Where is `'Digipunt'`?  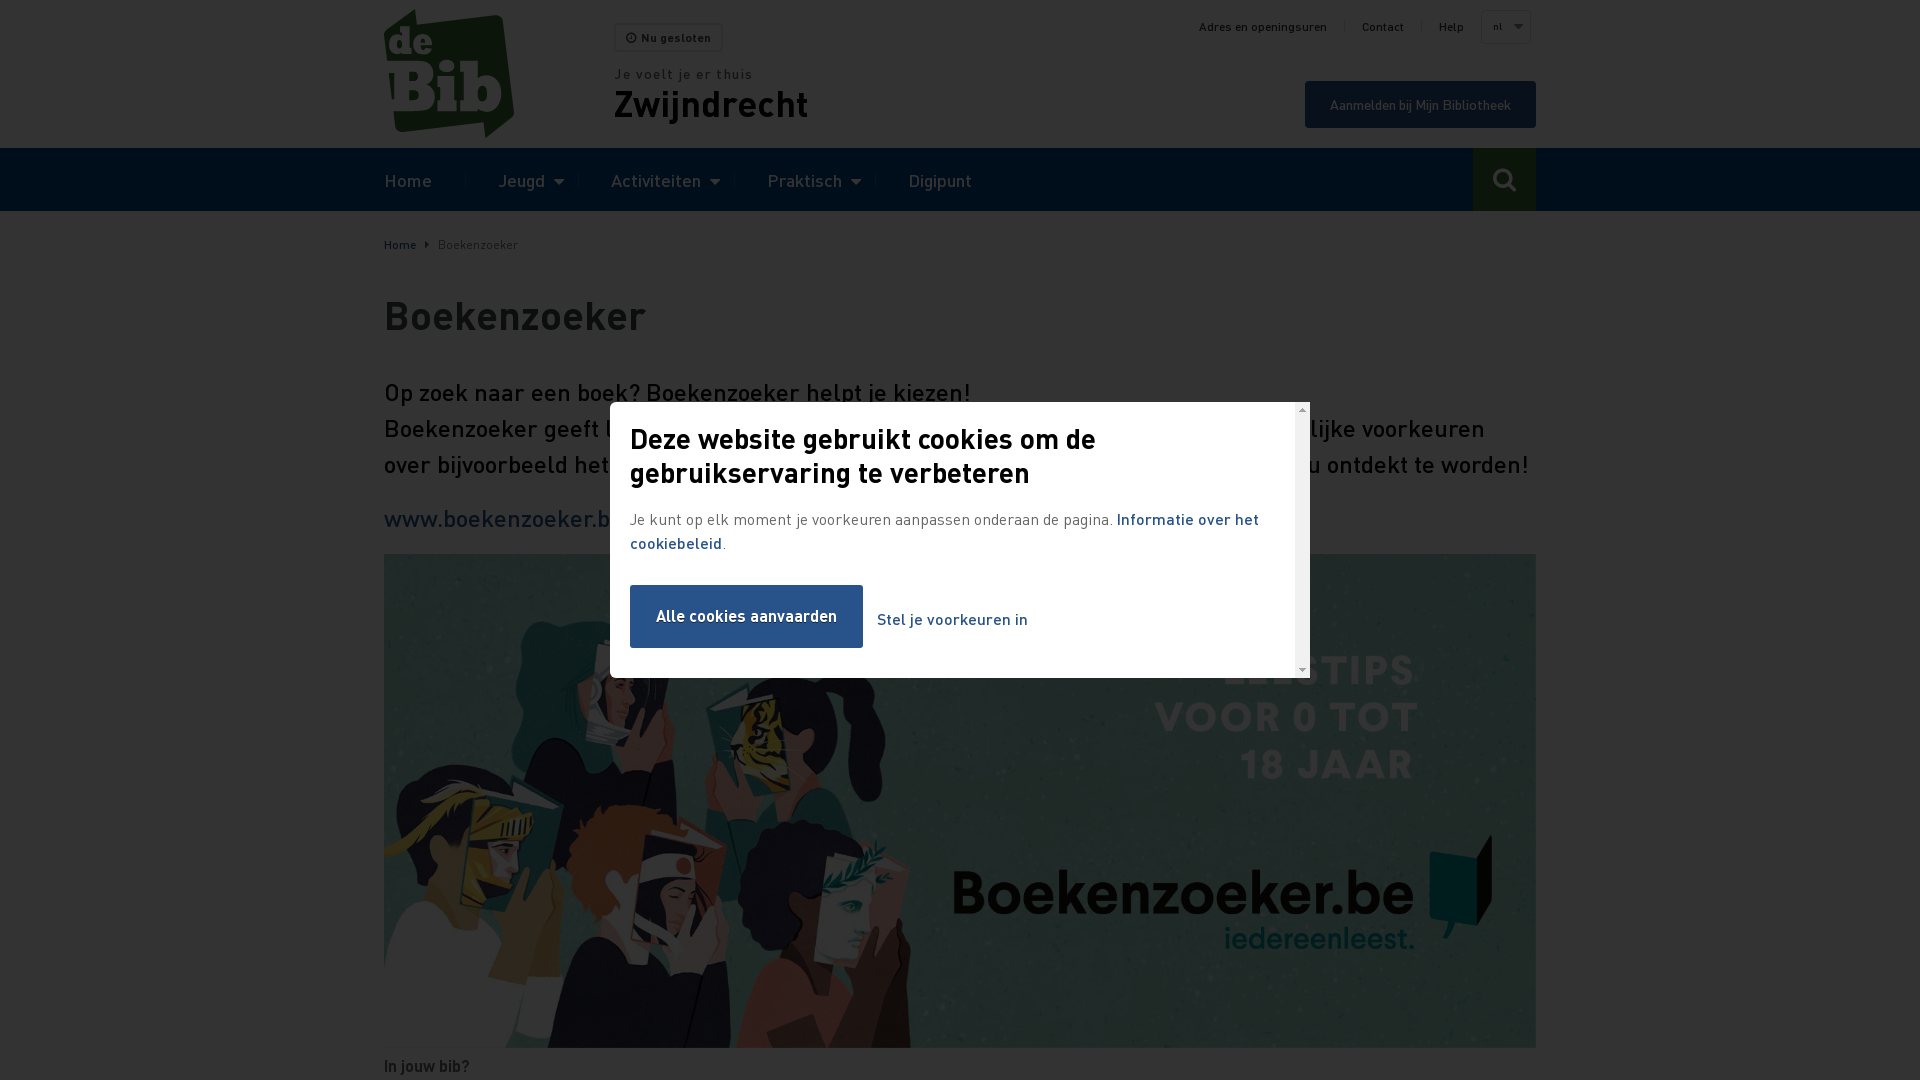
'Digipunt' is located at coordinates (939, 178).